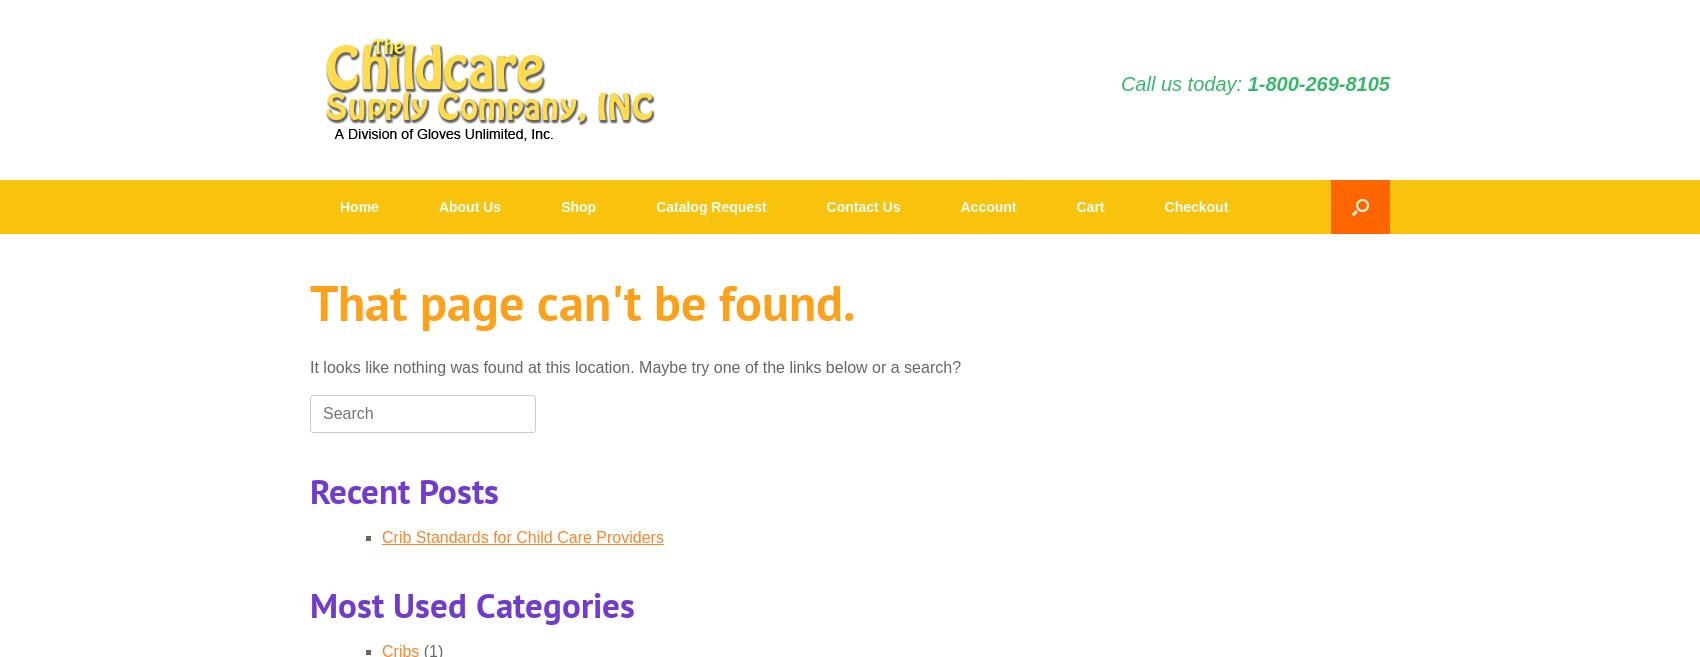  Describe the element at coordinates (469, 206) in the screenshot. I see `'About Us'` at that location.